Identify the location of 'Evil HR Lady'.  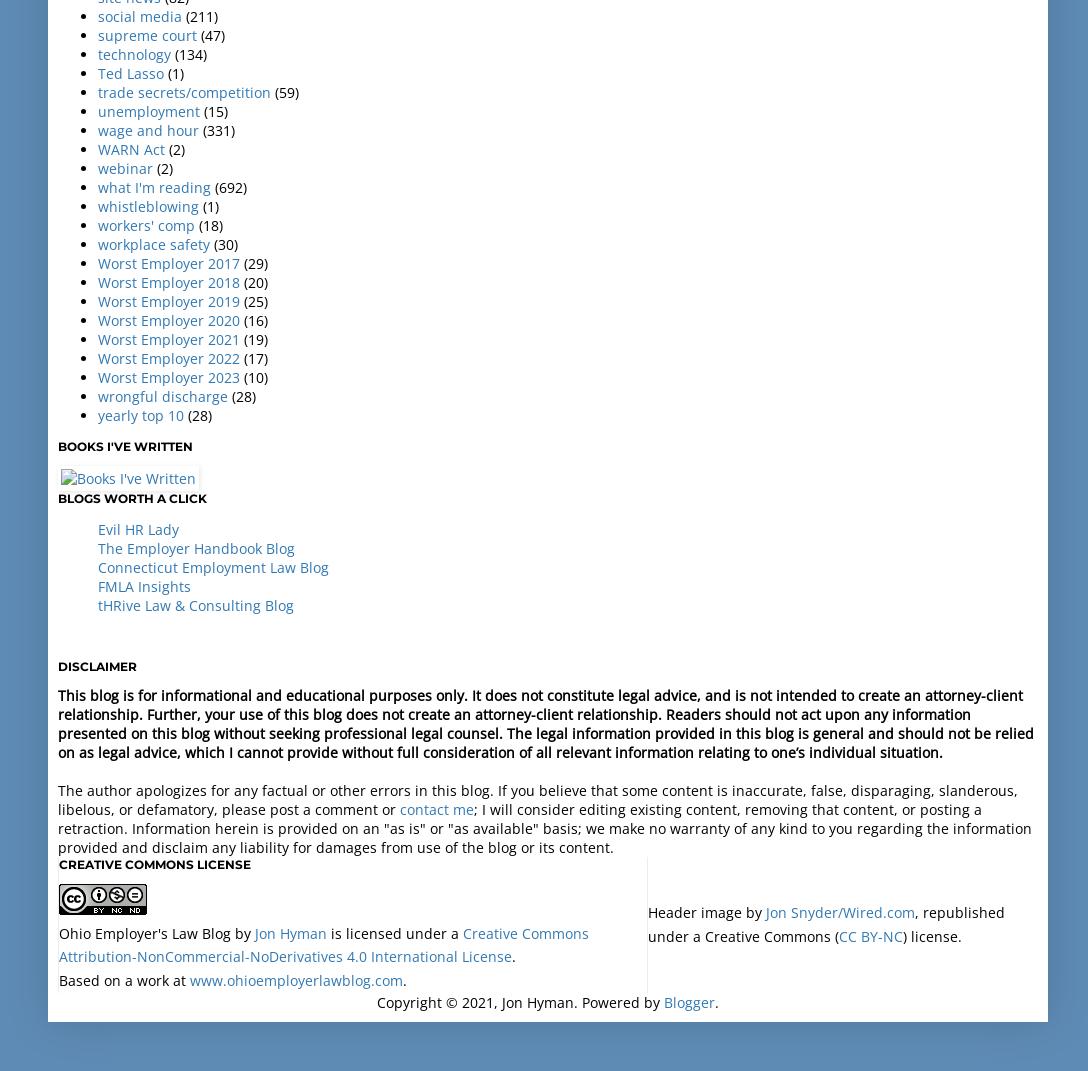
(137, 527).